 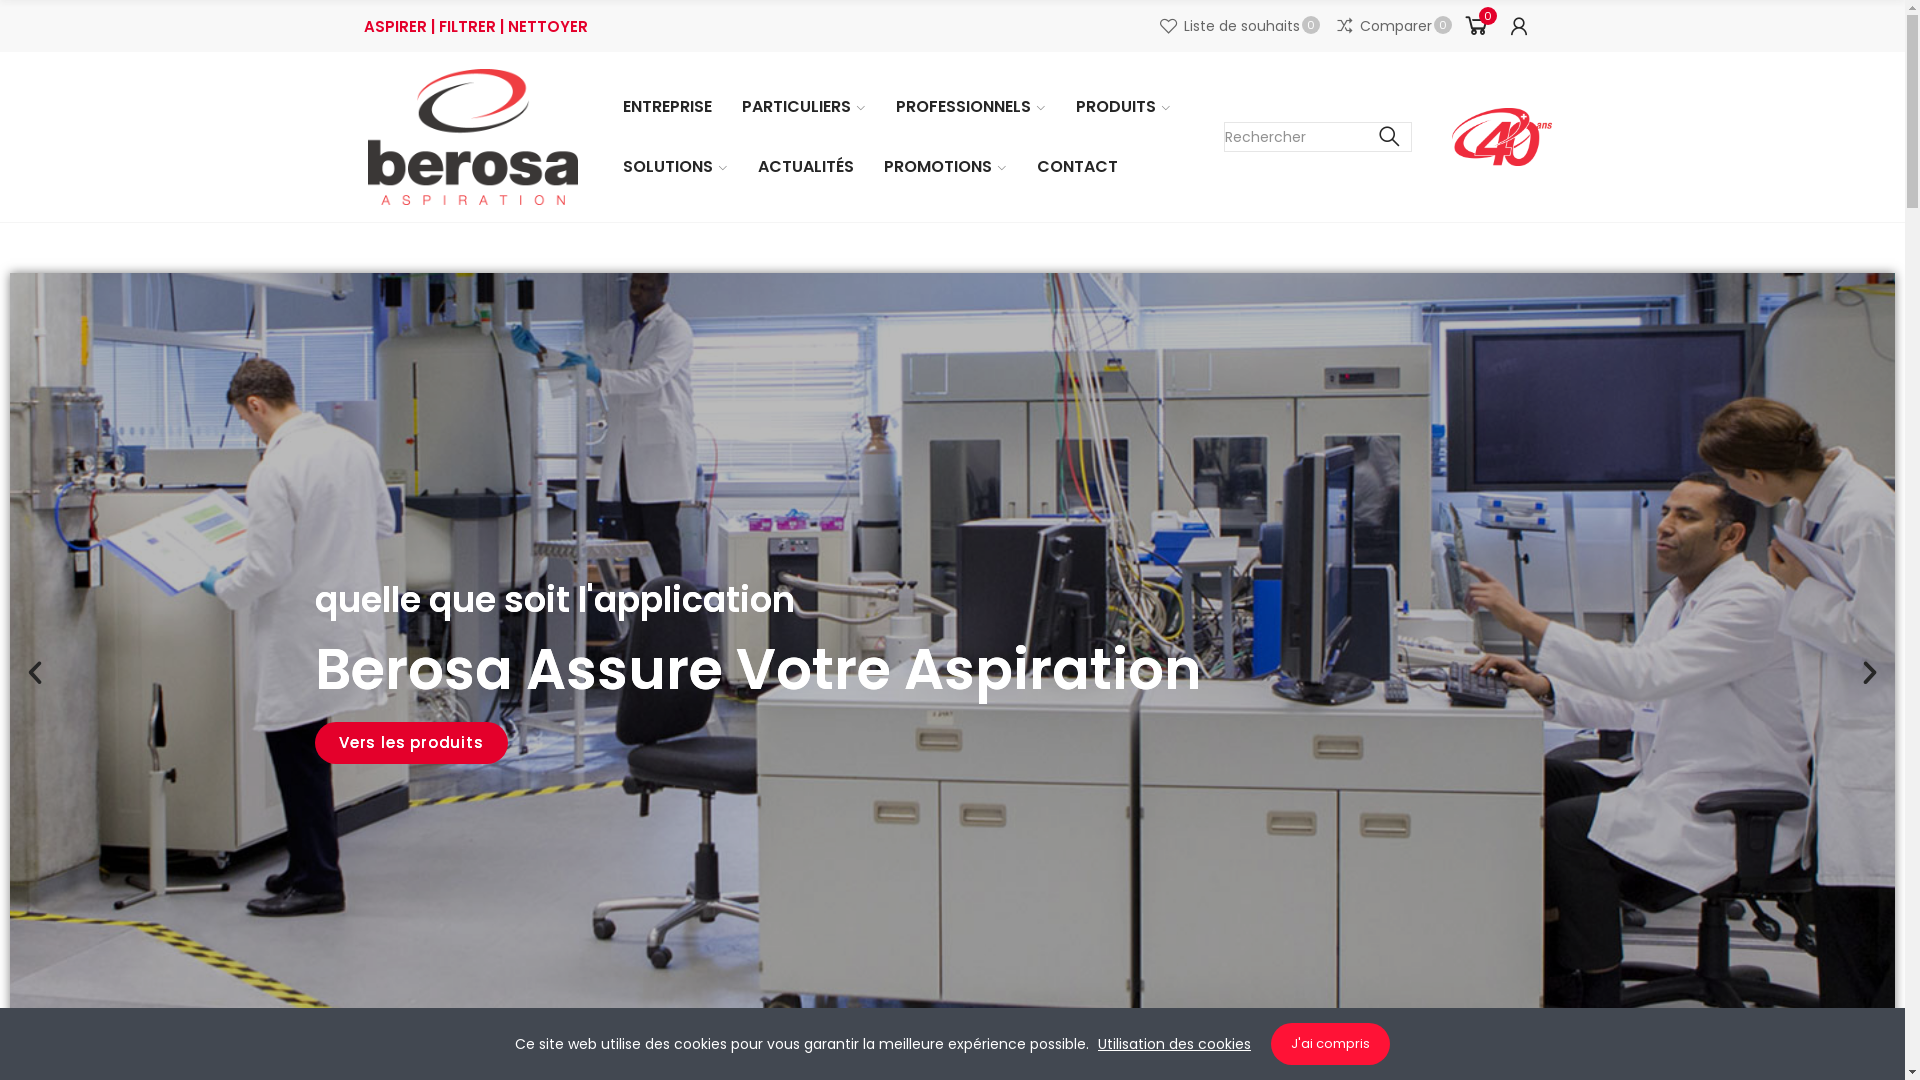 I want to click on 'Utilisation des cookies', so click(x=1174, y=1043).